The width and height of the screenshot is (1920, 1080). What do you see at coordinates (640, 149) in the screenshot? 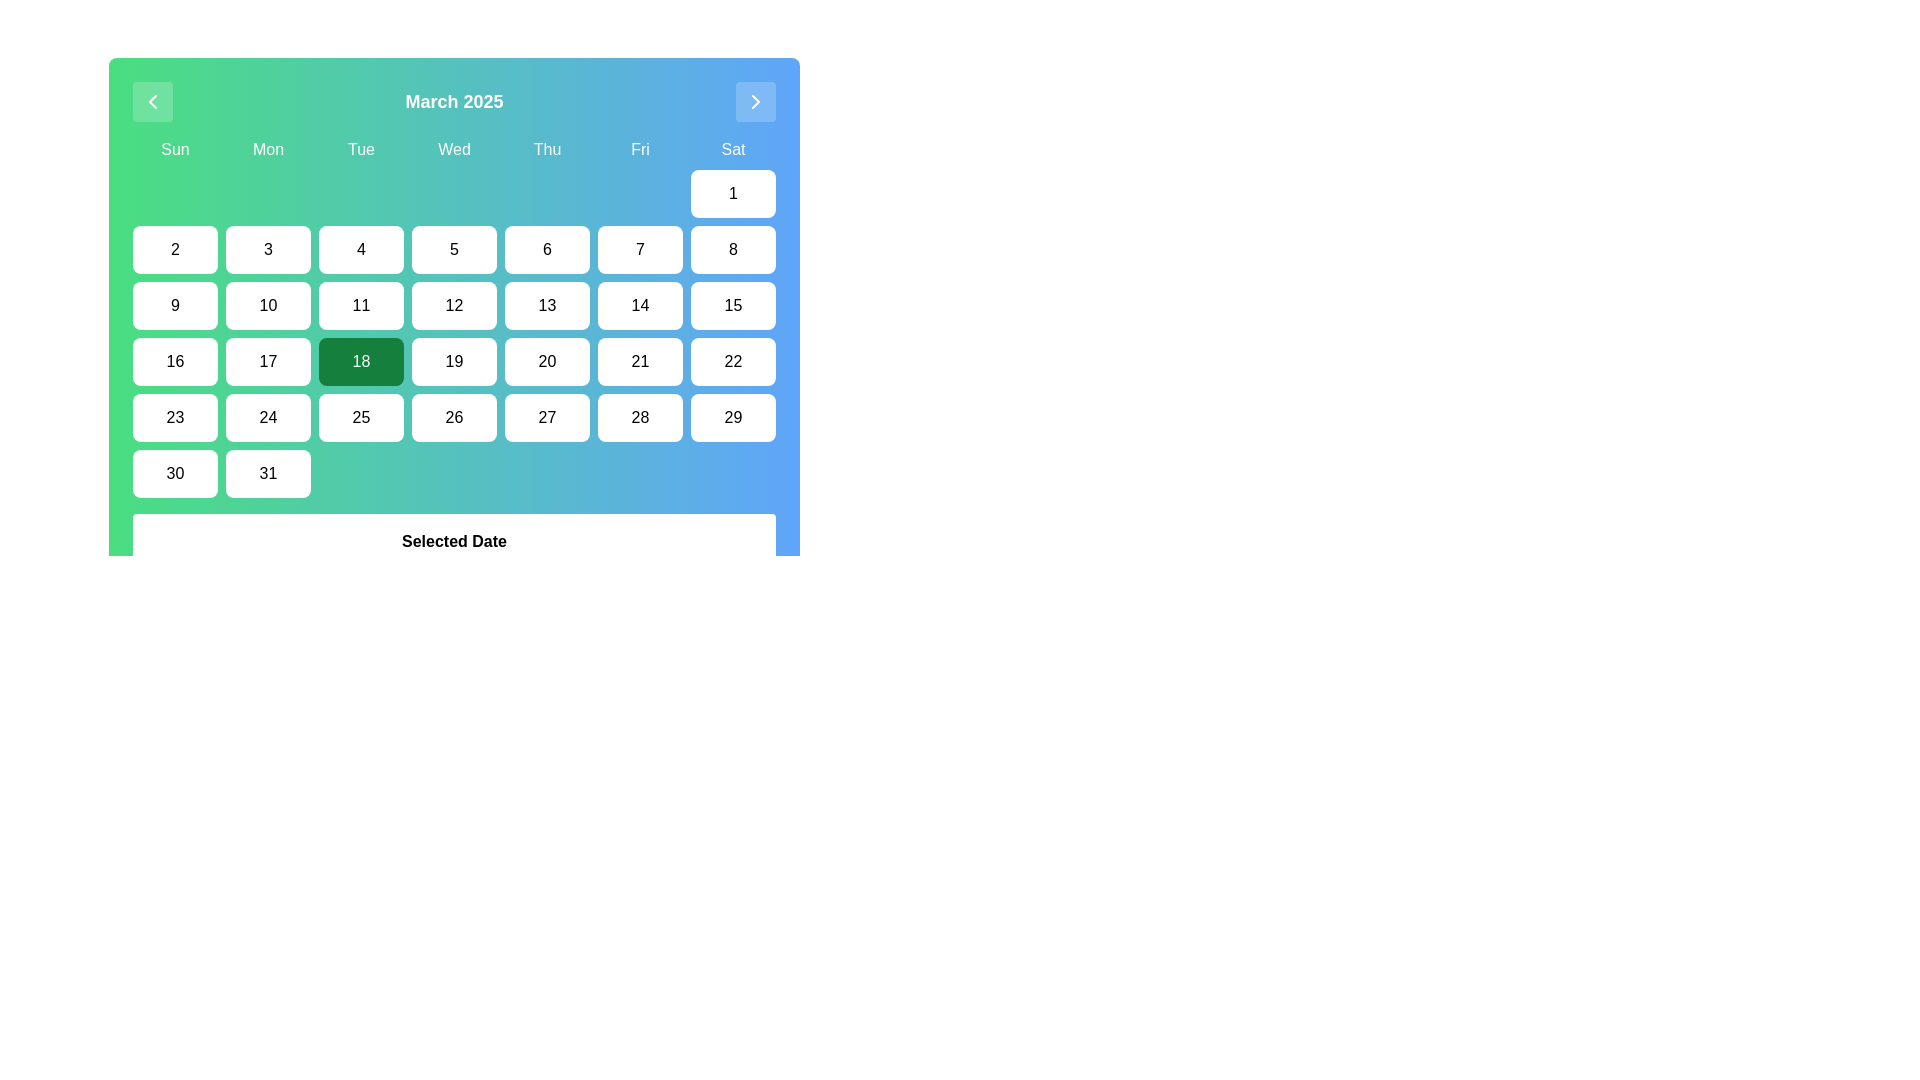
I see `text displayed in the TextLabel element that shows the abbreviation 'Fri', which is part of the weekday header row in a calendar layout` at bounding box center [640, 149].